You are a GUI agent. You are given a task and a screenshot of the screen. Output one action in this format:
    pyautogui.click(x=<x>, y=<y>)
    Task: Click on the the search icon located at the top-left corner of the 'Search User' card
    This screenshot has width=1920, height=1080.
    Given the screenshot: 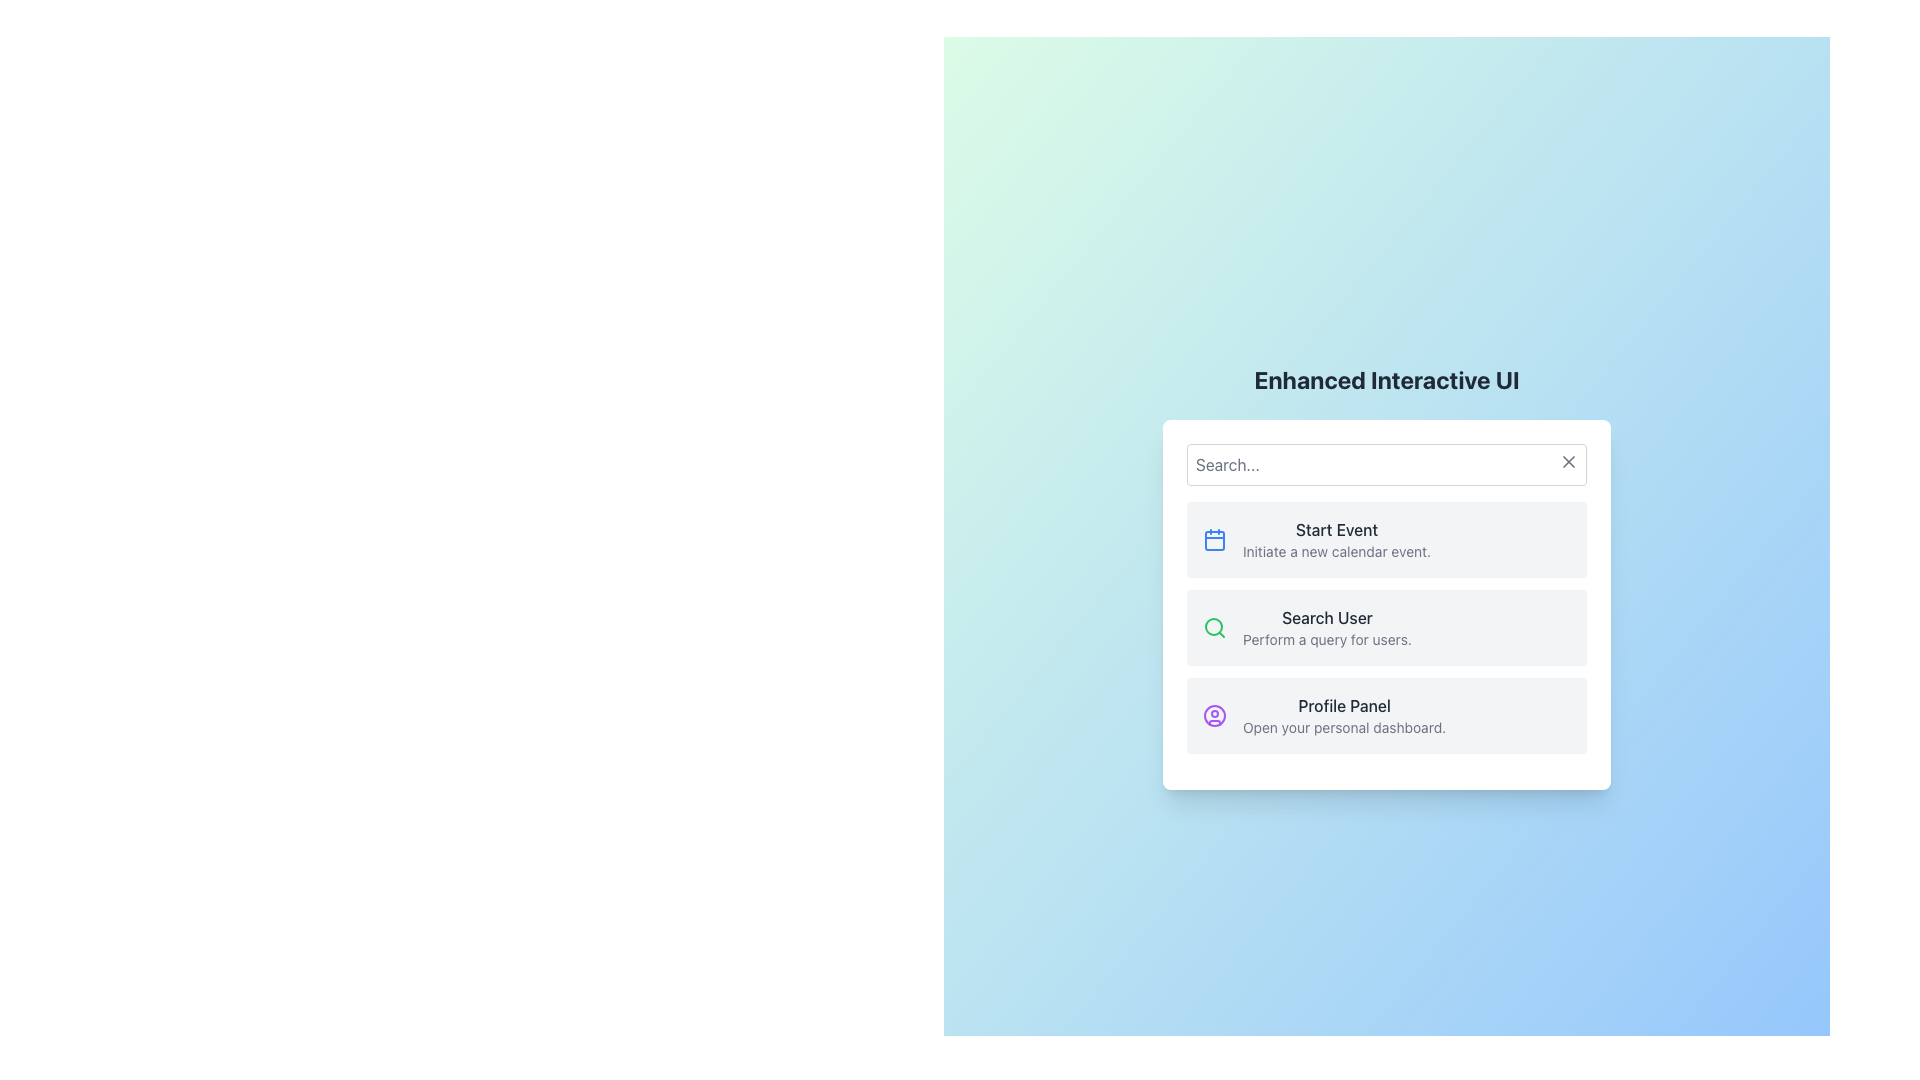 What is the action you would take?
    pyautogui.click(x=1213, y=627)
    